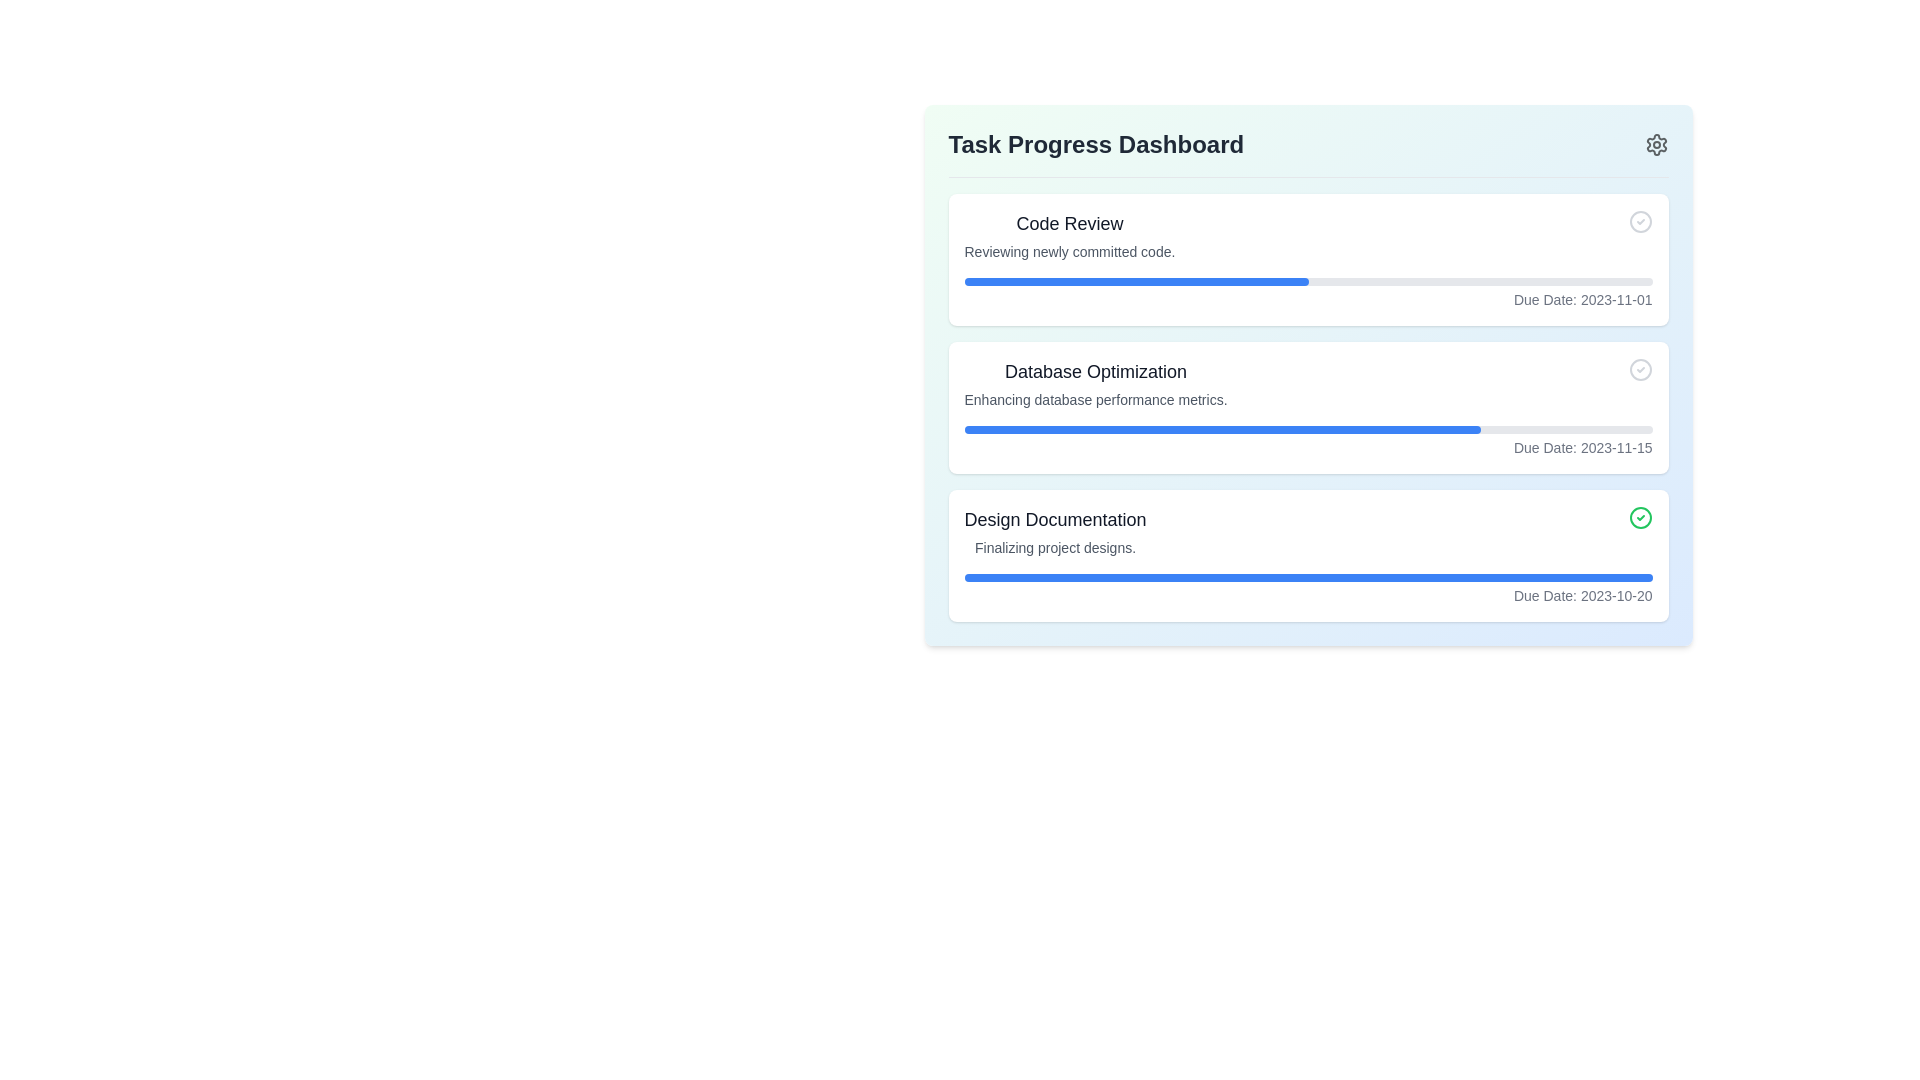 Image resolution: width=1920 pixels, height=1080 pixels. What do you see at coordinates (1094, 384) in the screenshot?
I see `the text block titled 'Database Optimization' that features a bold title and a lighter description, located in the center of the card in the second row of the task progress list` at bounding box center [1094, 384].